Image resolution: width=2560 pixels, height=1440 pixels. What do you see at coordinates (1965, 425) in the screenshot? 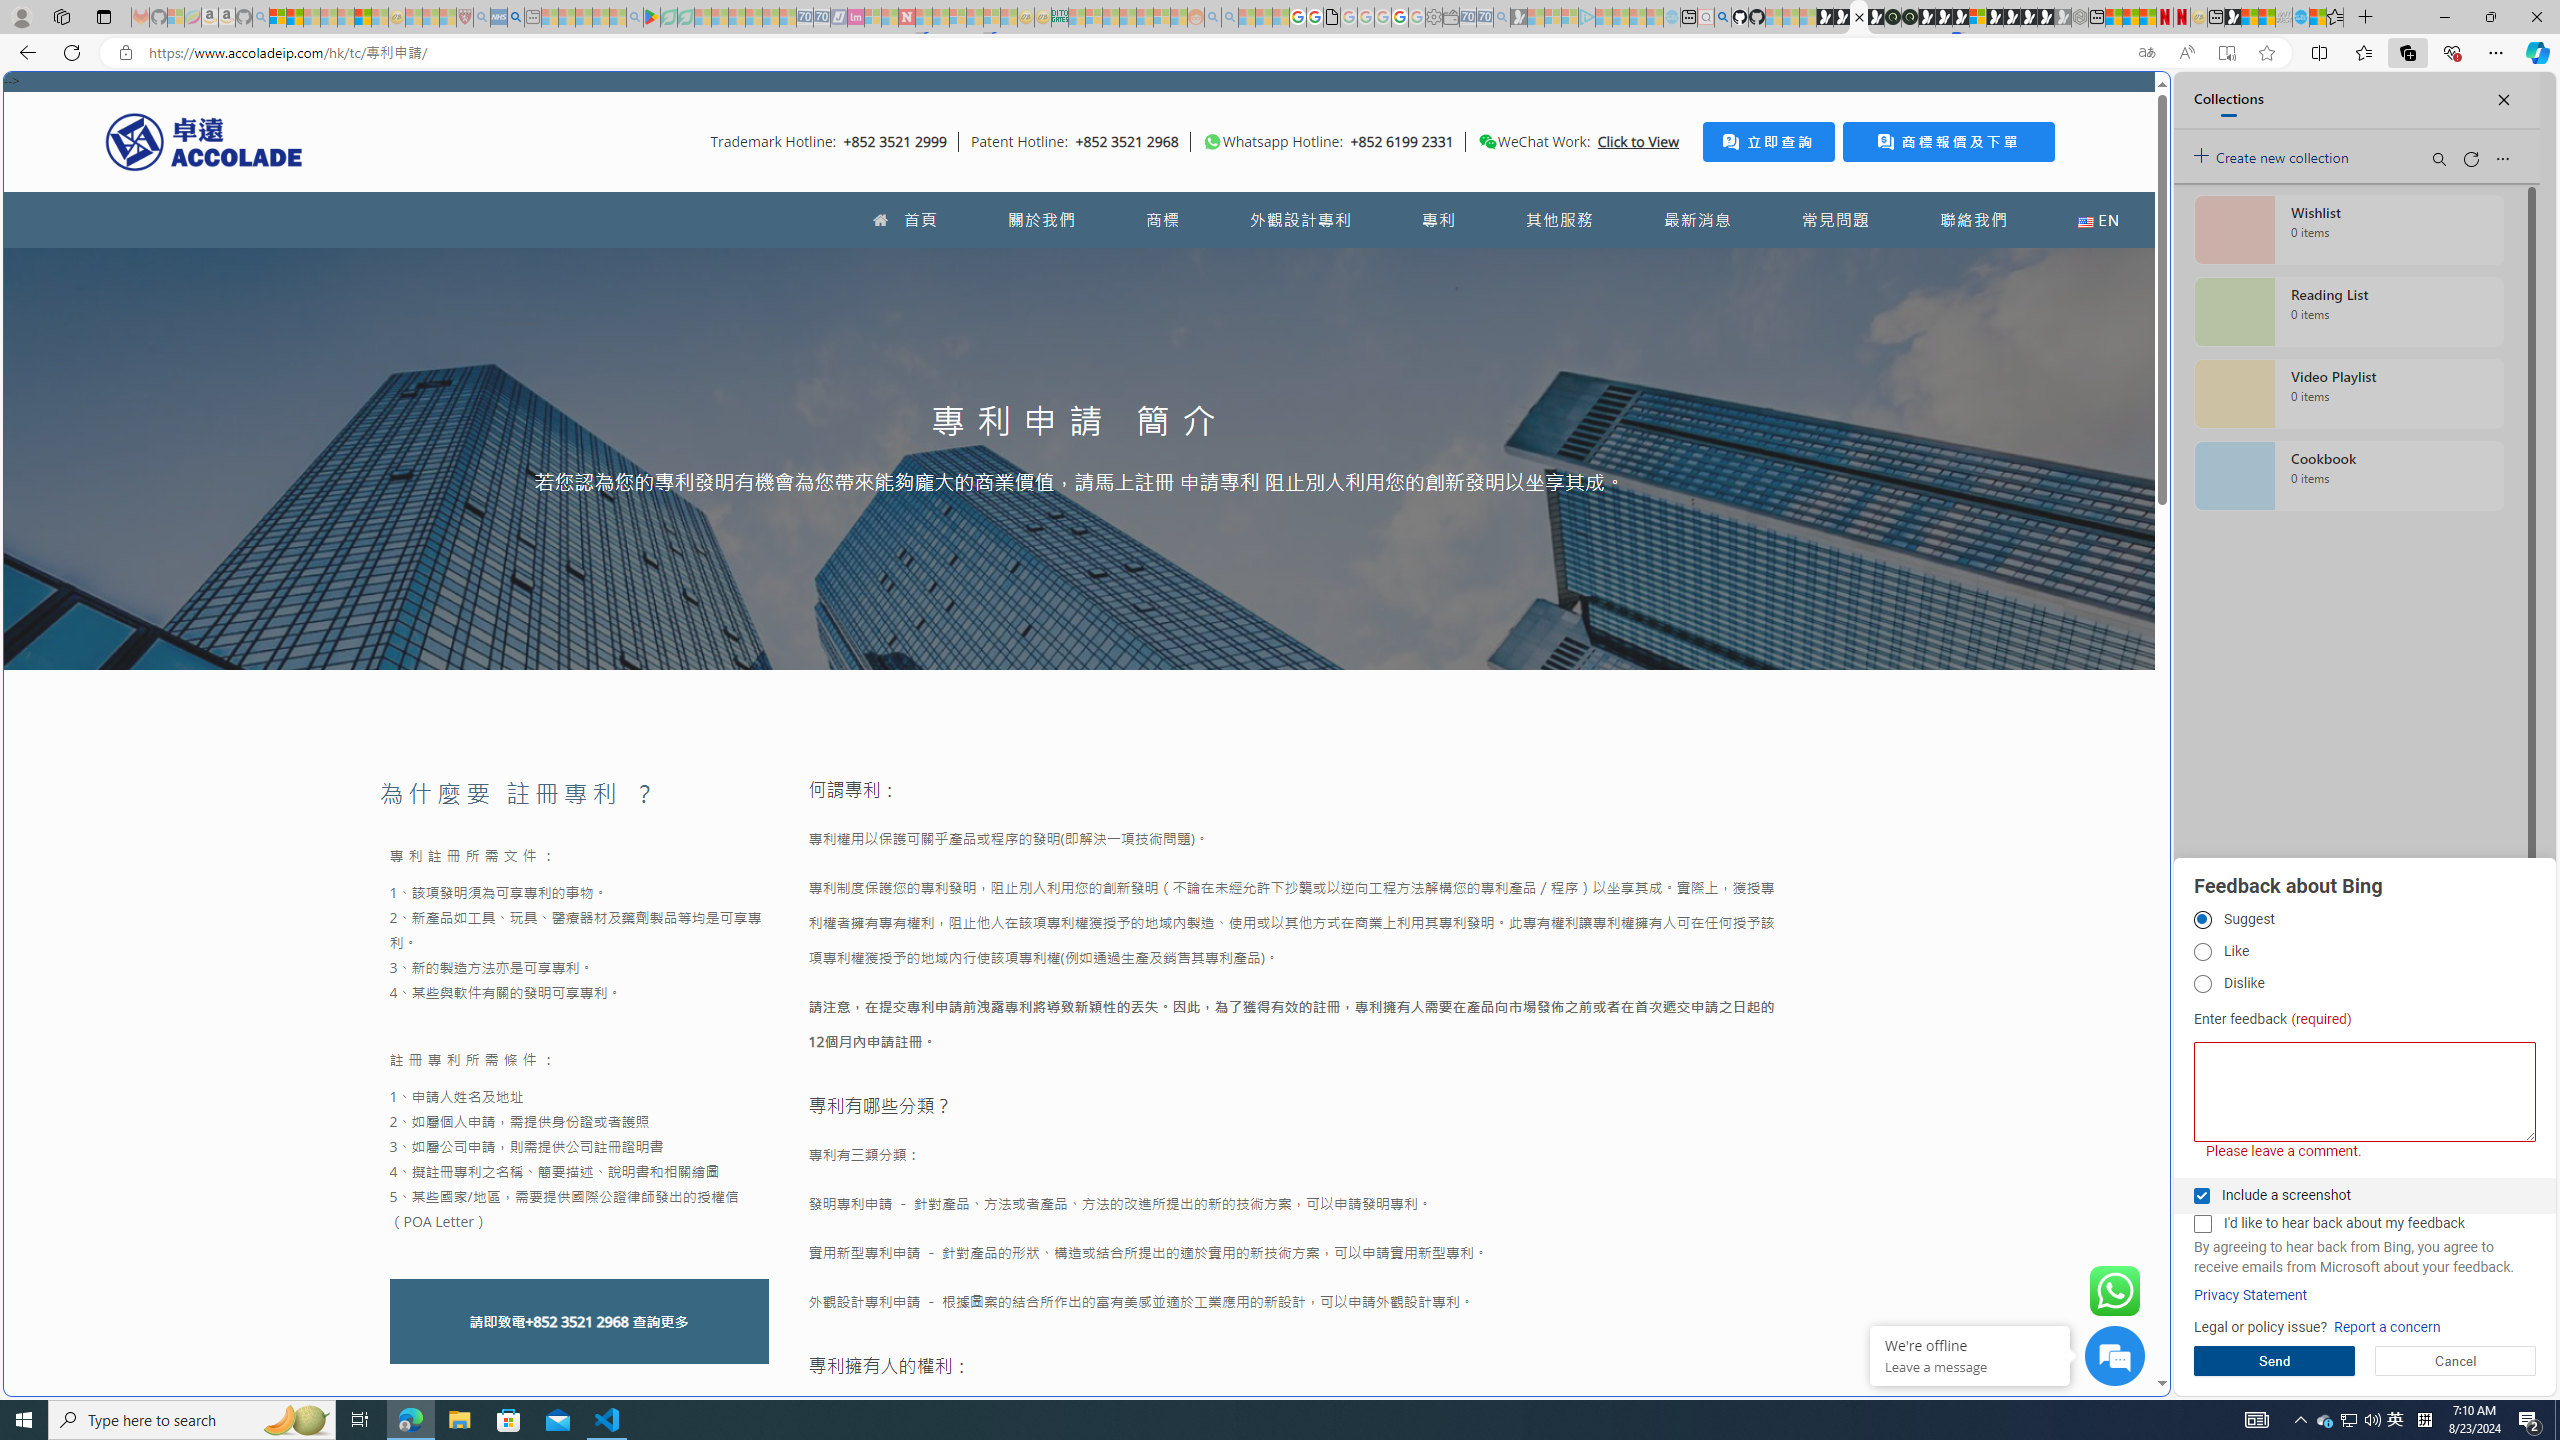
I see `'Home | Sky Blue Bikes - Sky Blue Bikes'` at bounding box center [1965, 425].